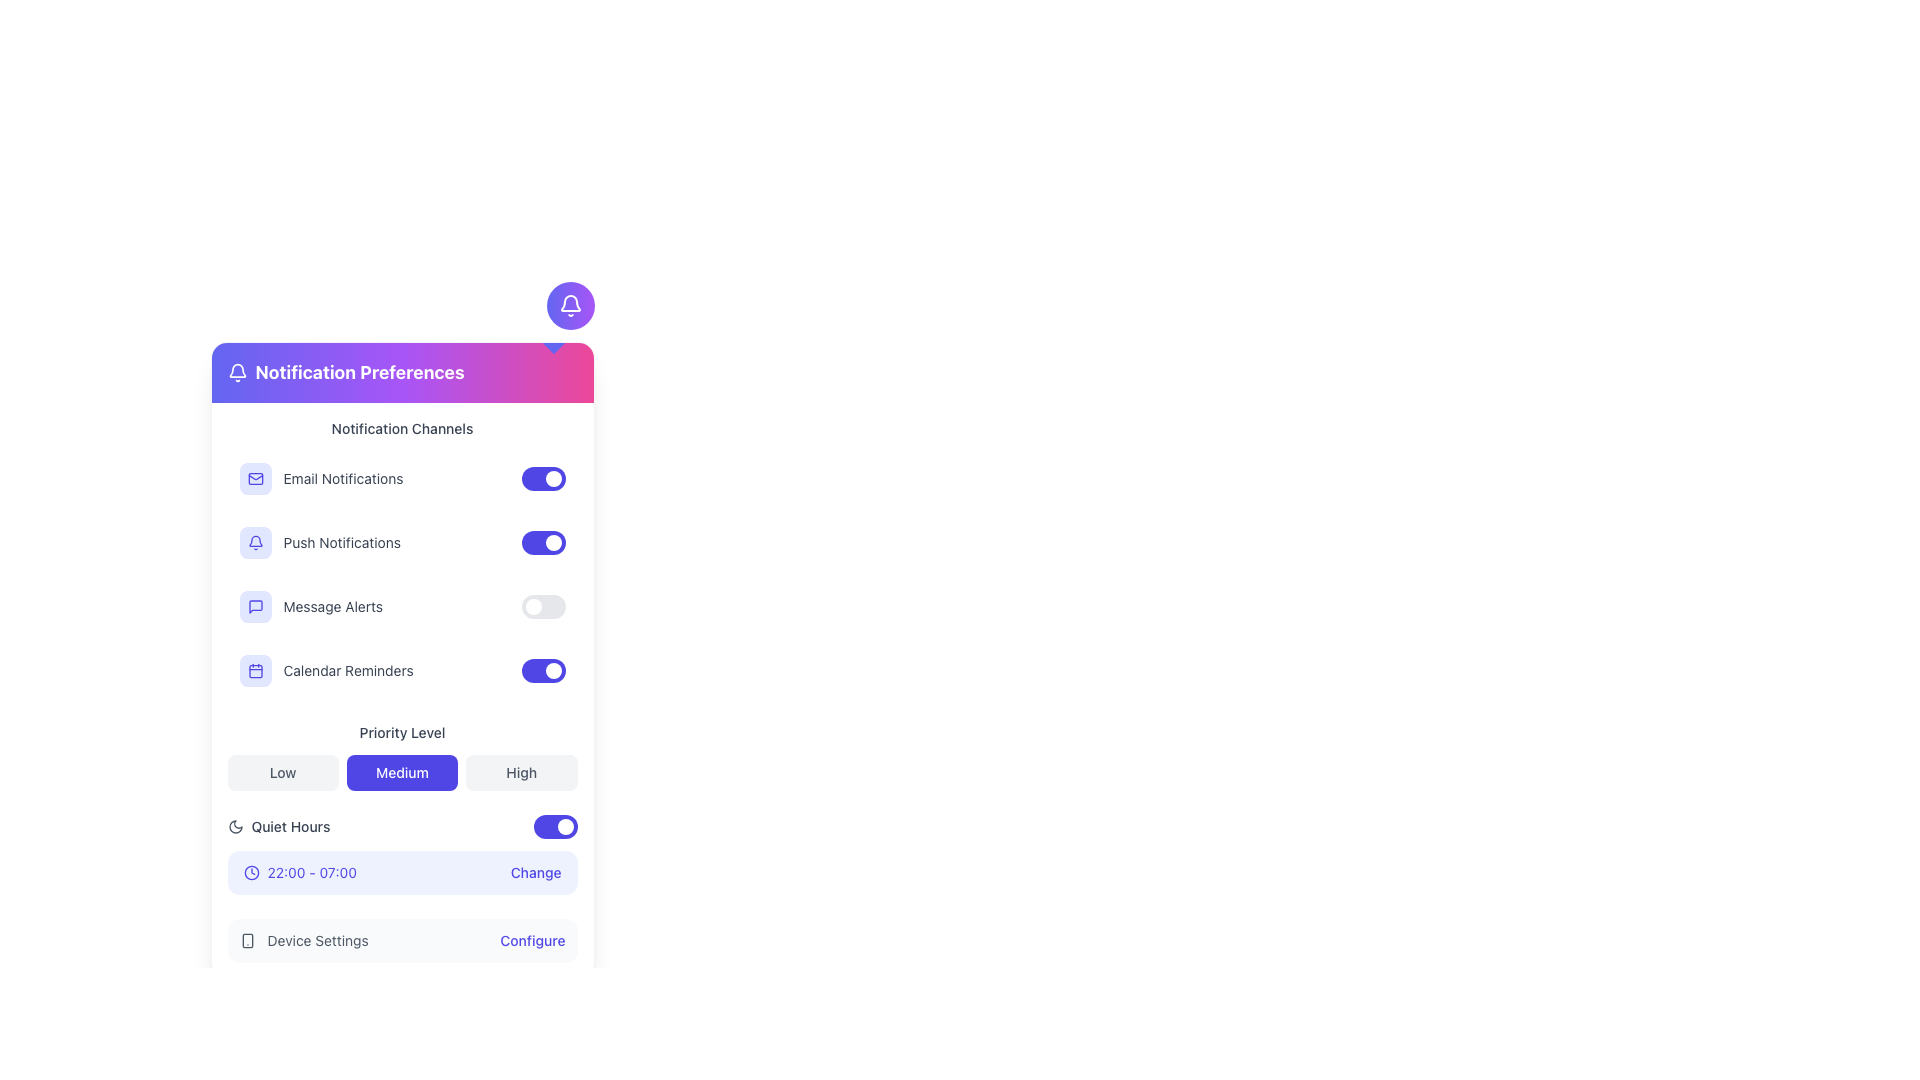 This screenshot has width=1920, height=1080. I want to click on the button located to the right side of the 'Device Settings' label at the bottom of the interface, so click(532, 941).